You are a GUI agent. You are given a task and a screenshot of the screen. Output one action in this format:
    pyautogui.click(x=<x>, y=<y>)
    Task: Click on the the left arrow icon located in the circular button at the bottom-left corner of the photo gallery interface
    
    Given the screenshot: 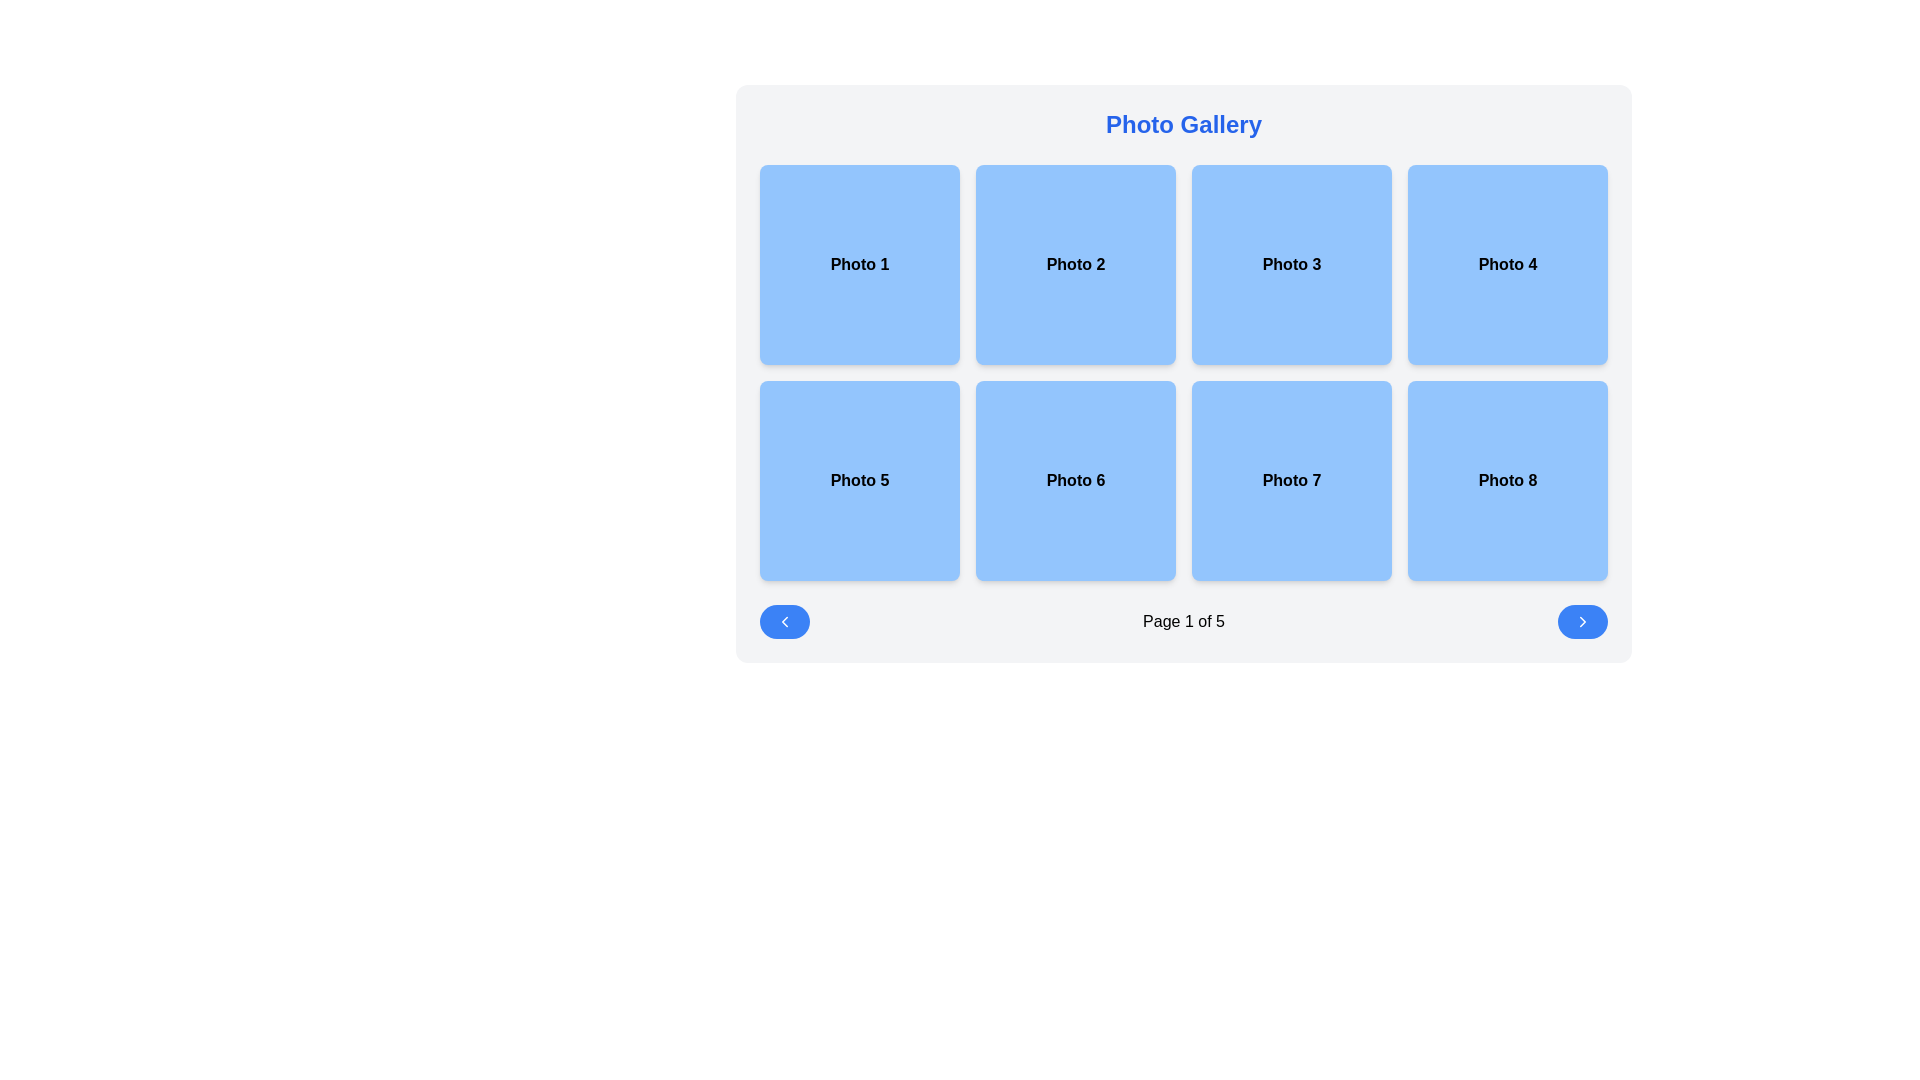 What is the action you would take?
    pyautogui.click(x=784, y=620)
    